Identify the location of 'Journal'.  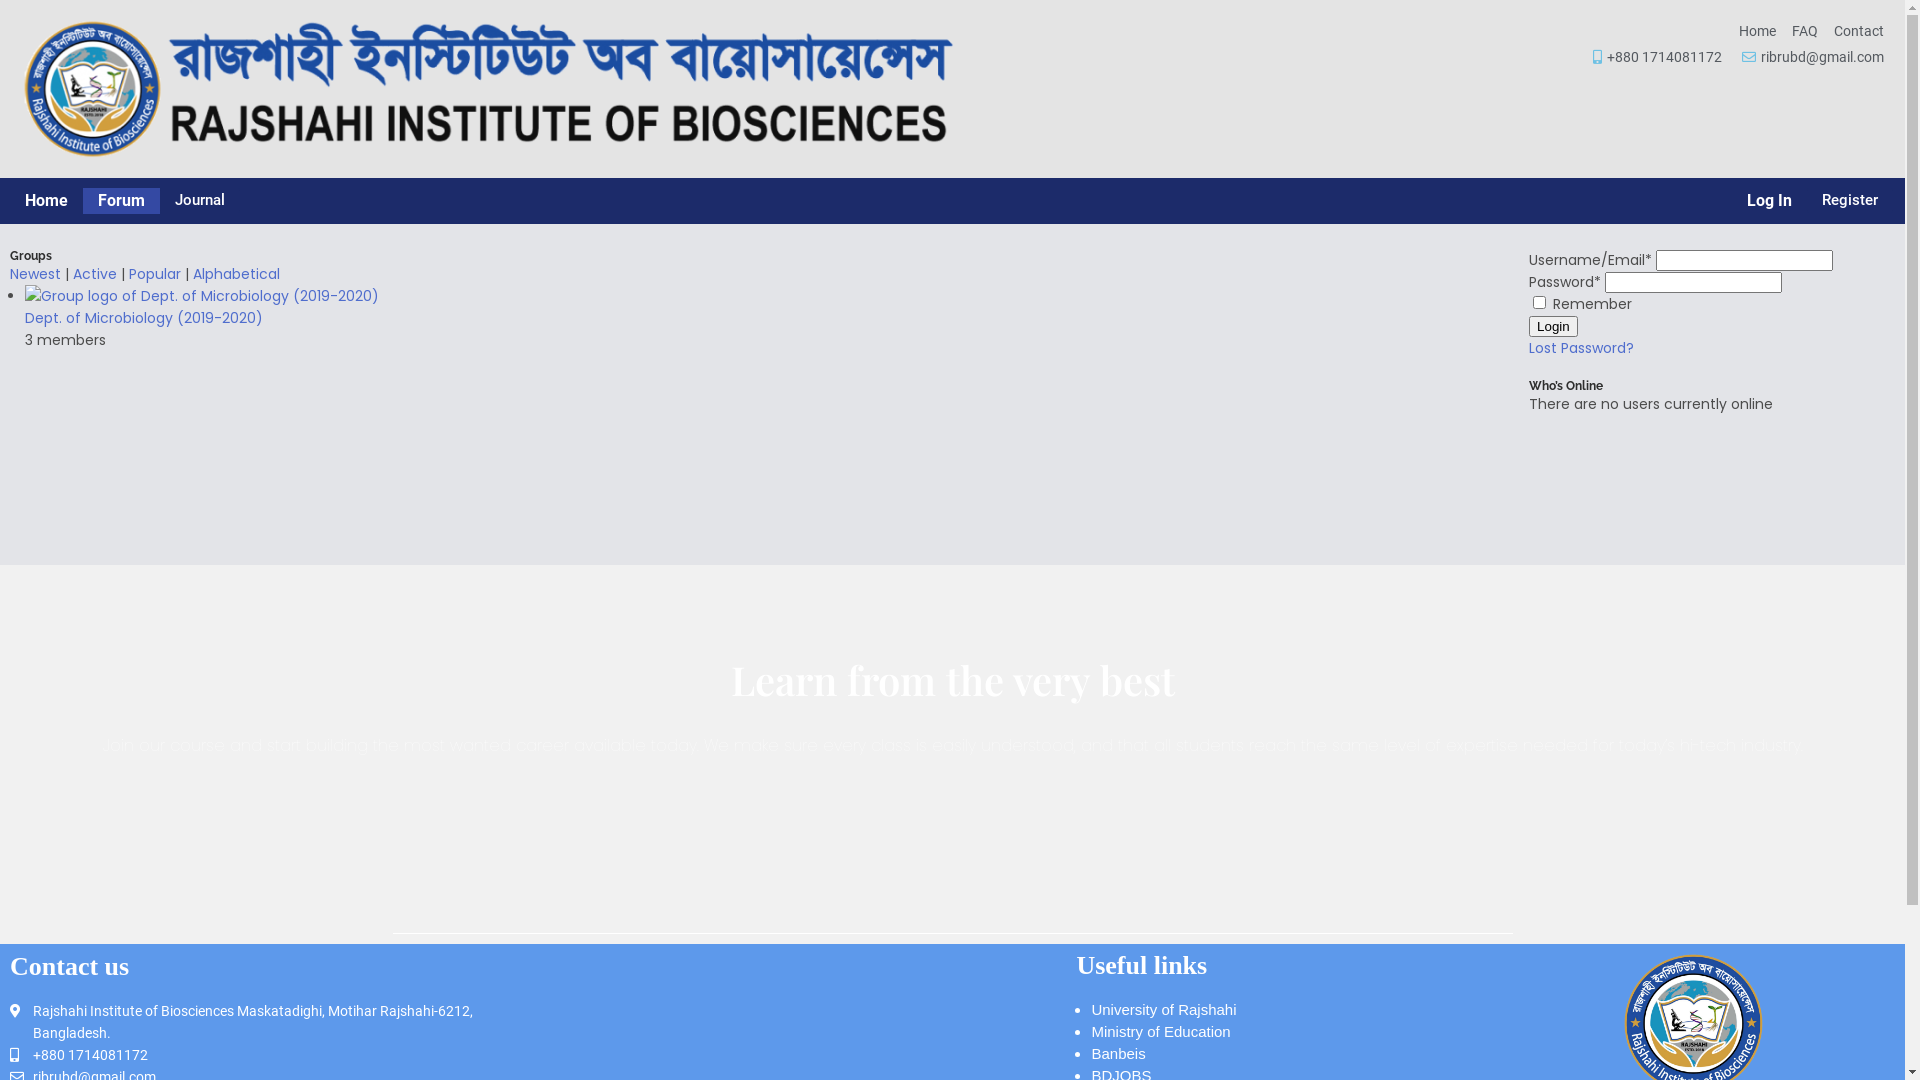
(200, 200).